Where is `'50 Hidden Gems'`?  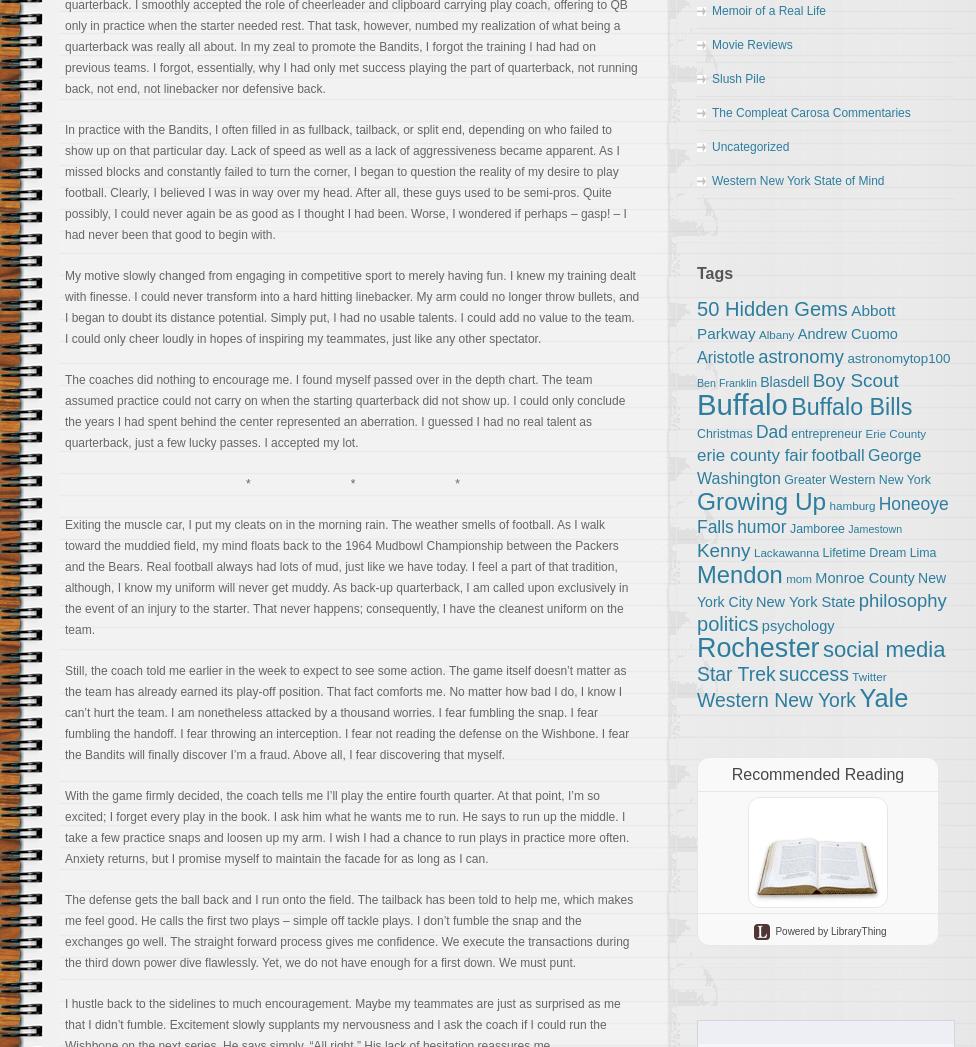
'50 Hidden Gems' is located at coordinates (772, 307).